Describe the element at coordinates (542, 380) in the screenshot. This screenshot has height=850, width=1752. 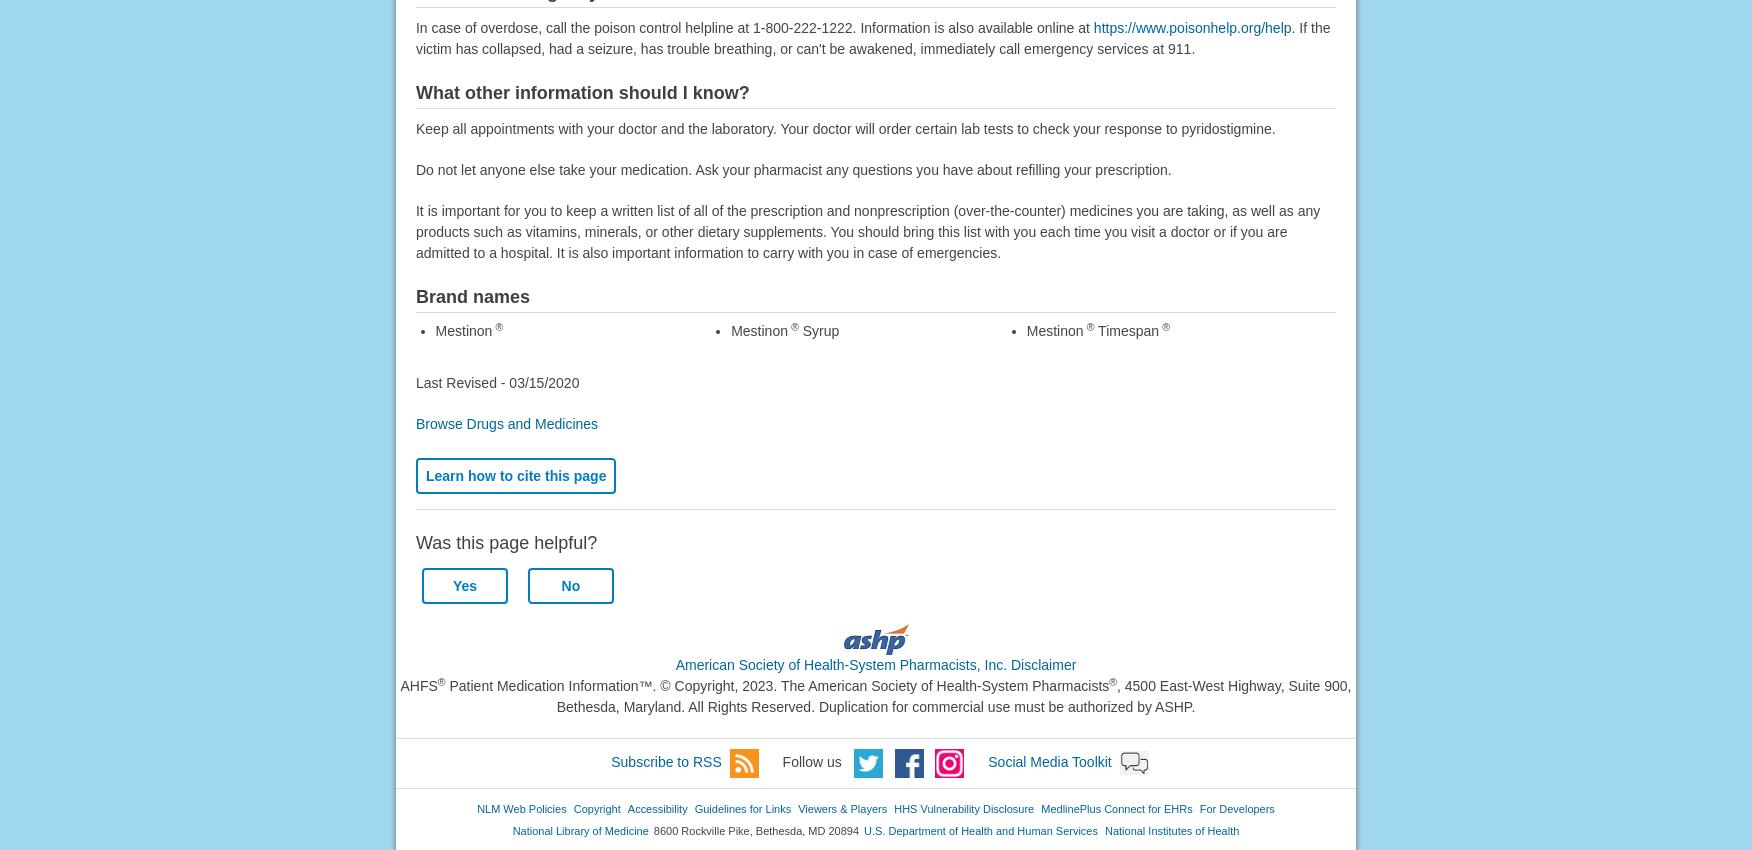
I see `'03/15/2020'` at that location.